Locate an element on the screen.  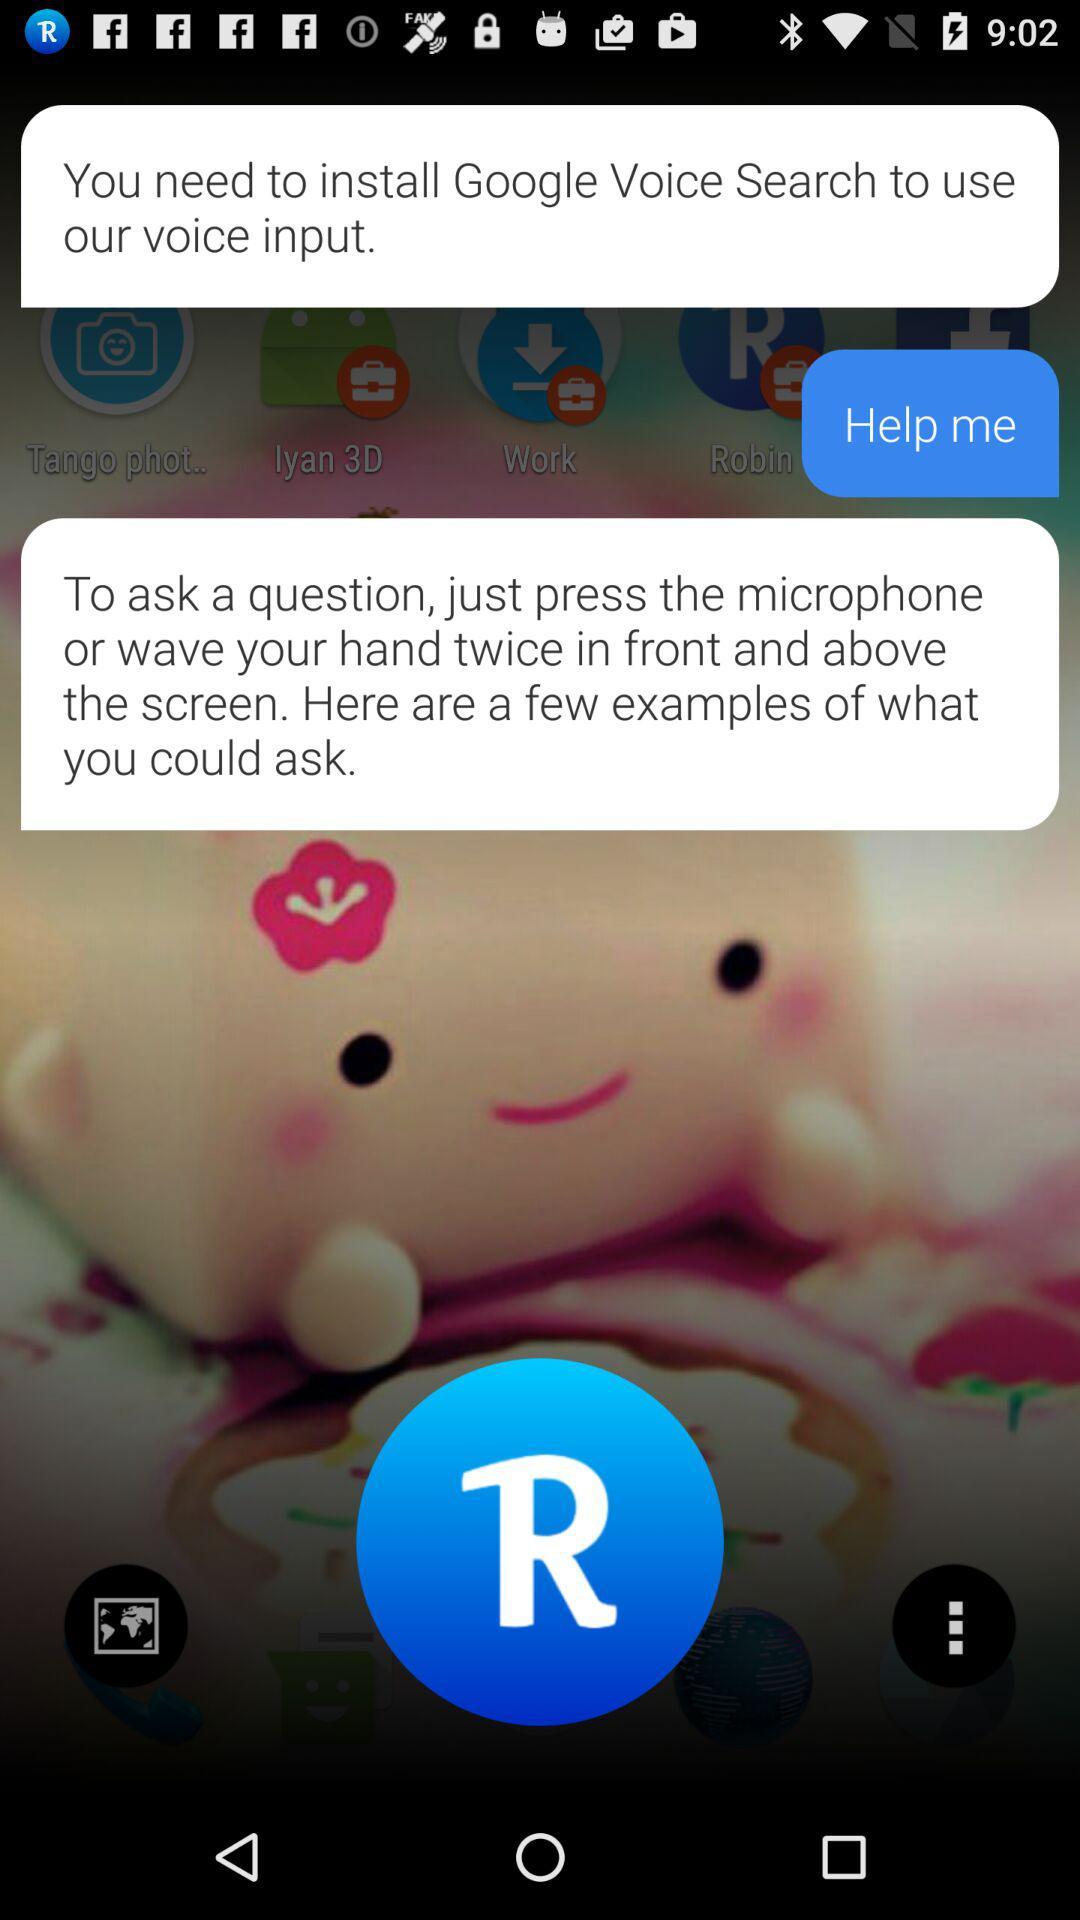
the icon at the bottom left corner is located at coordinates (126, 1626).